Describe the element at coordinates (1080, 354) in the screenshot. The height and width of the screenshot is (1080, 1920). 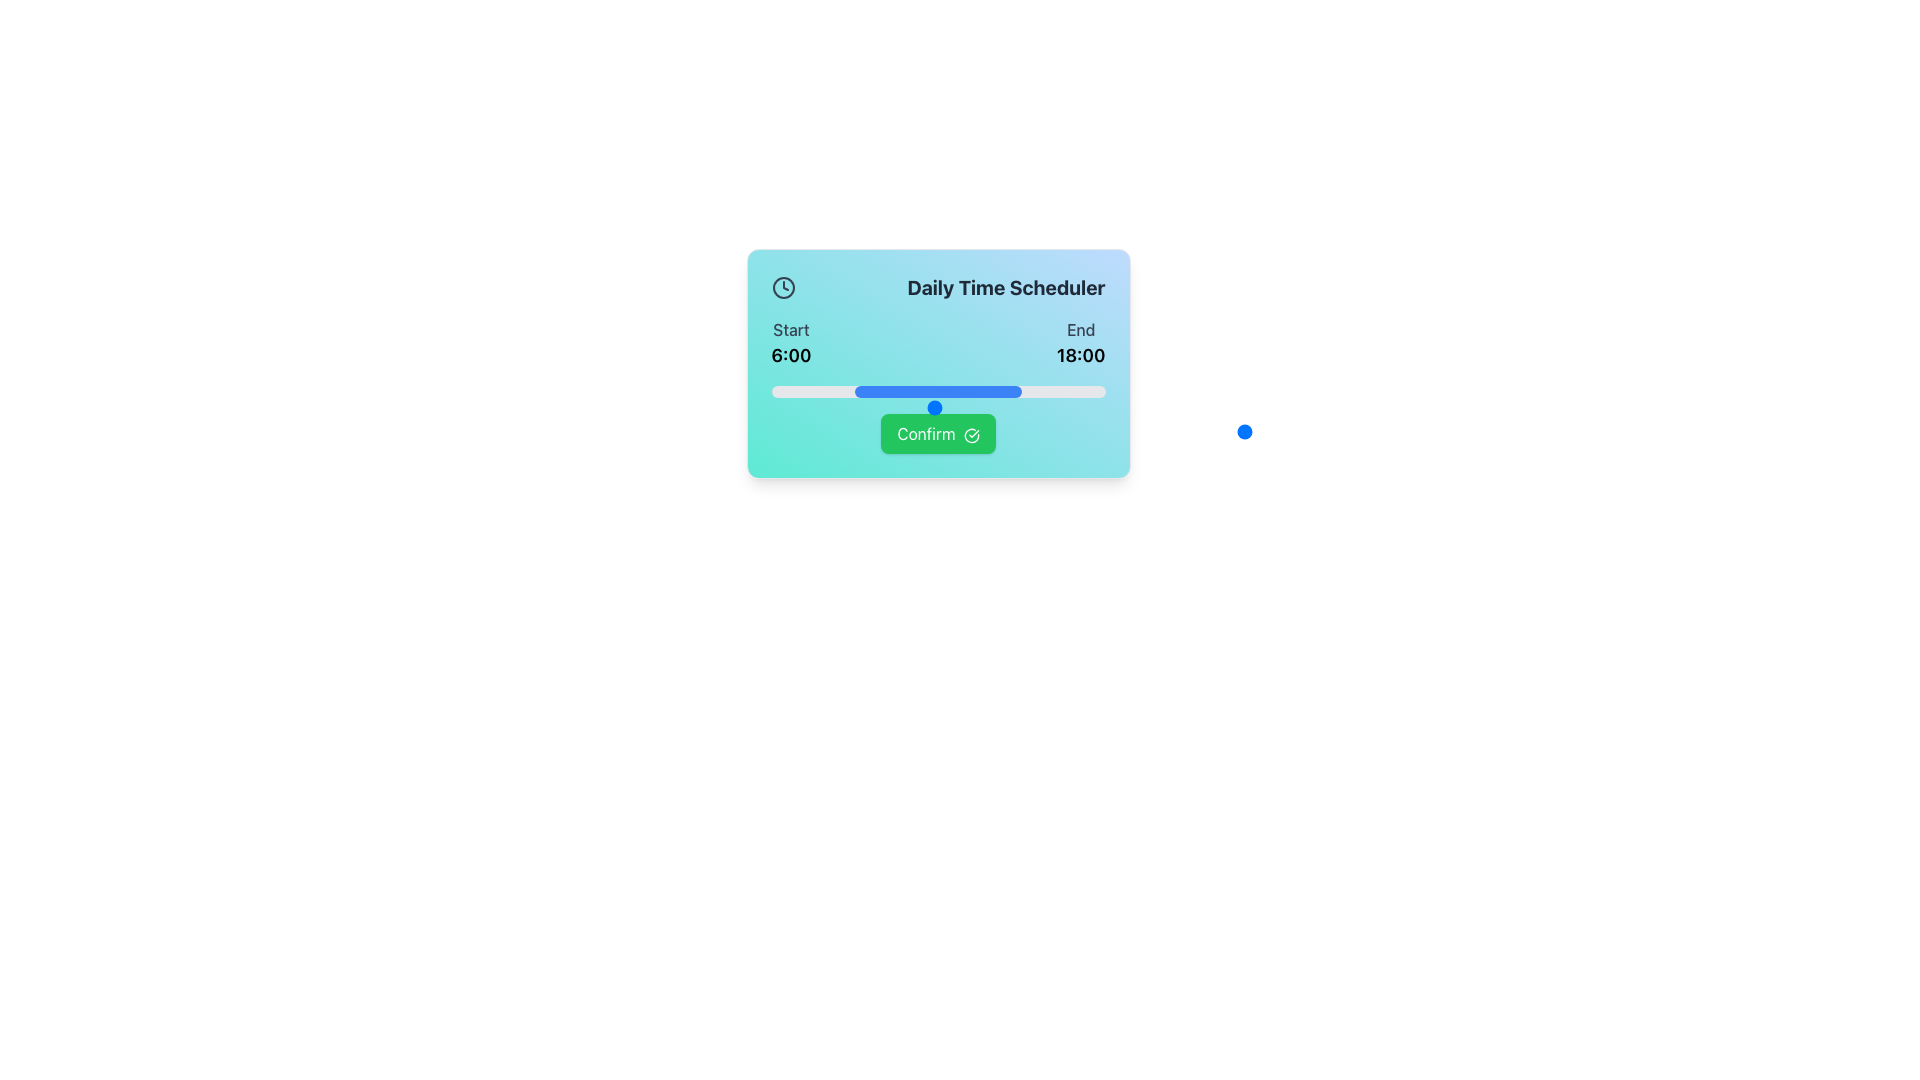
I see `the text label displaying '18:00' located in the upper right corner of the 'Daily Time Scheduler' card, which is below the 'End' label and to the right of a slider` at that location.